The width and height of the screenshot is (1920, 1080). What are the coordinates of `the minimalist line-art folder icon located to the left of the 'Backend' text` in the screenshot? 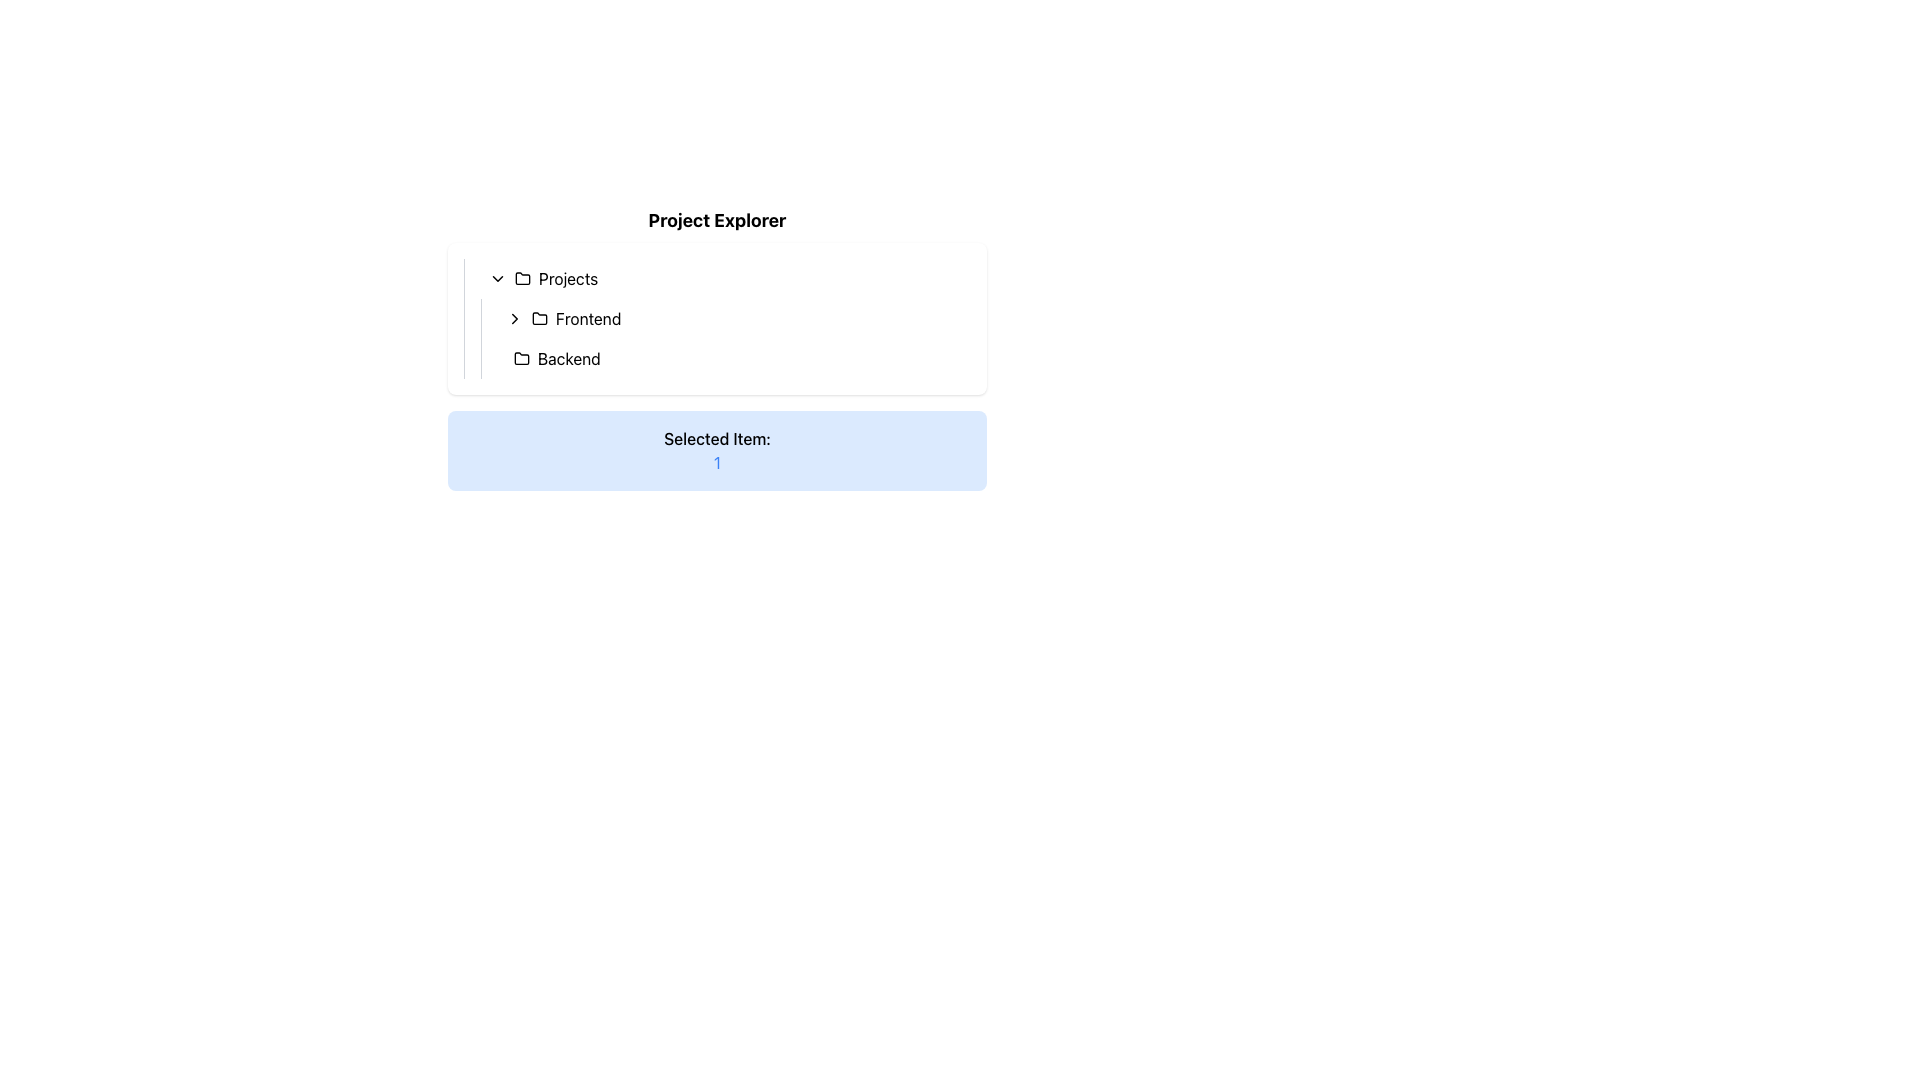 It's located at (522, 357).